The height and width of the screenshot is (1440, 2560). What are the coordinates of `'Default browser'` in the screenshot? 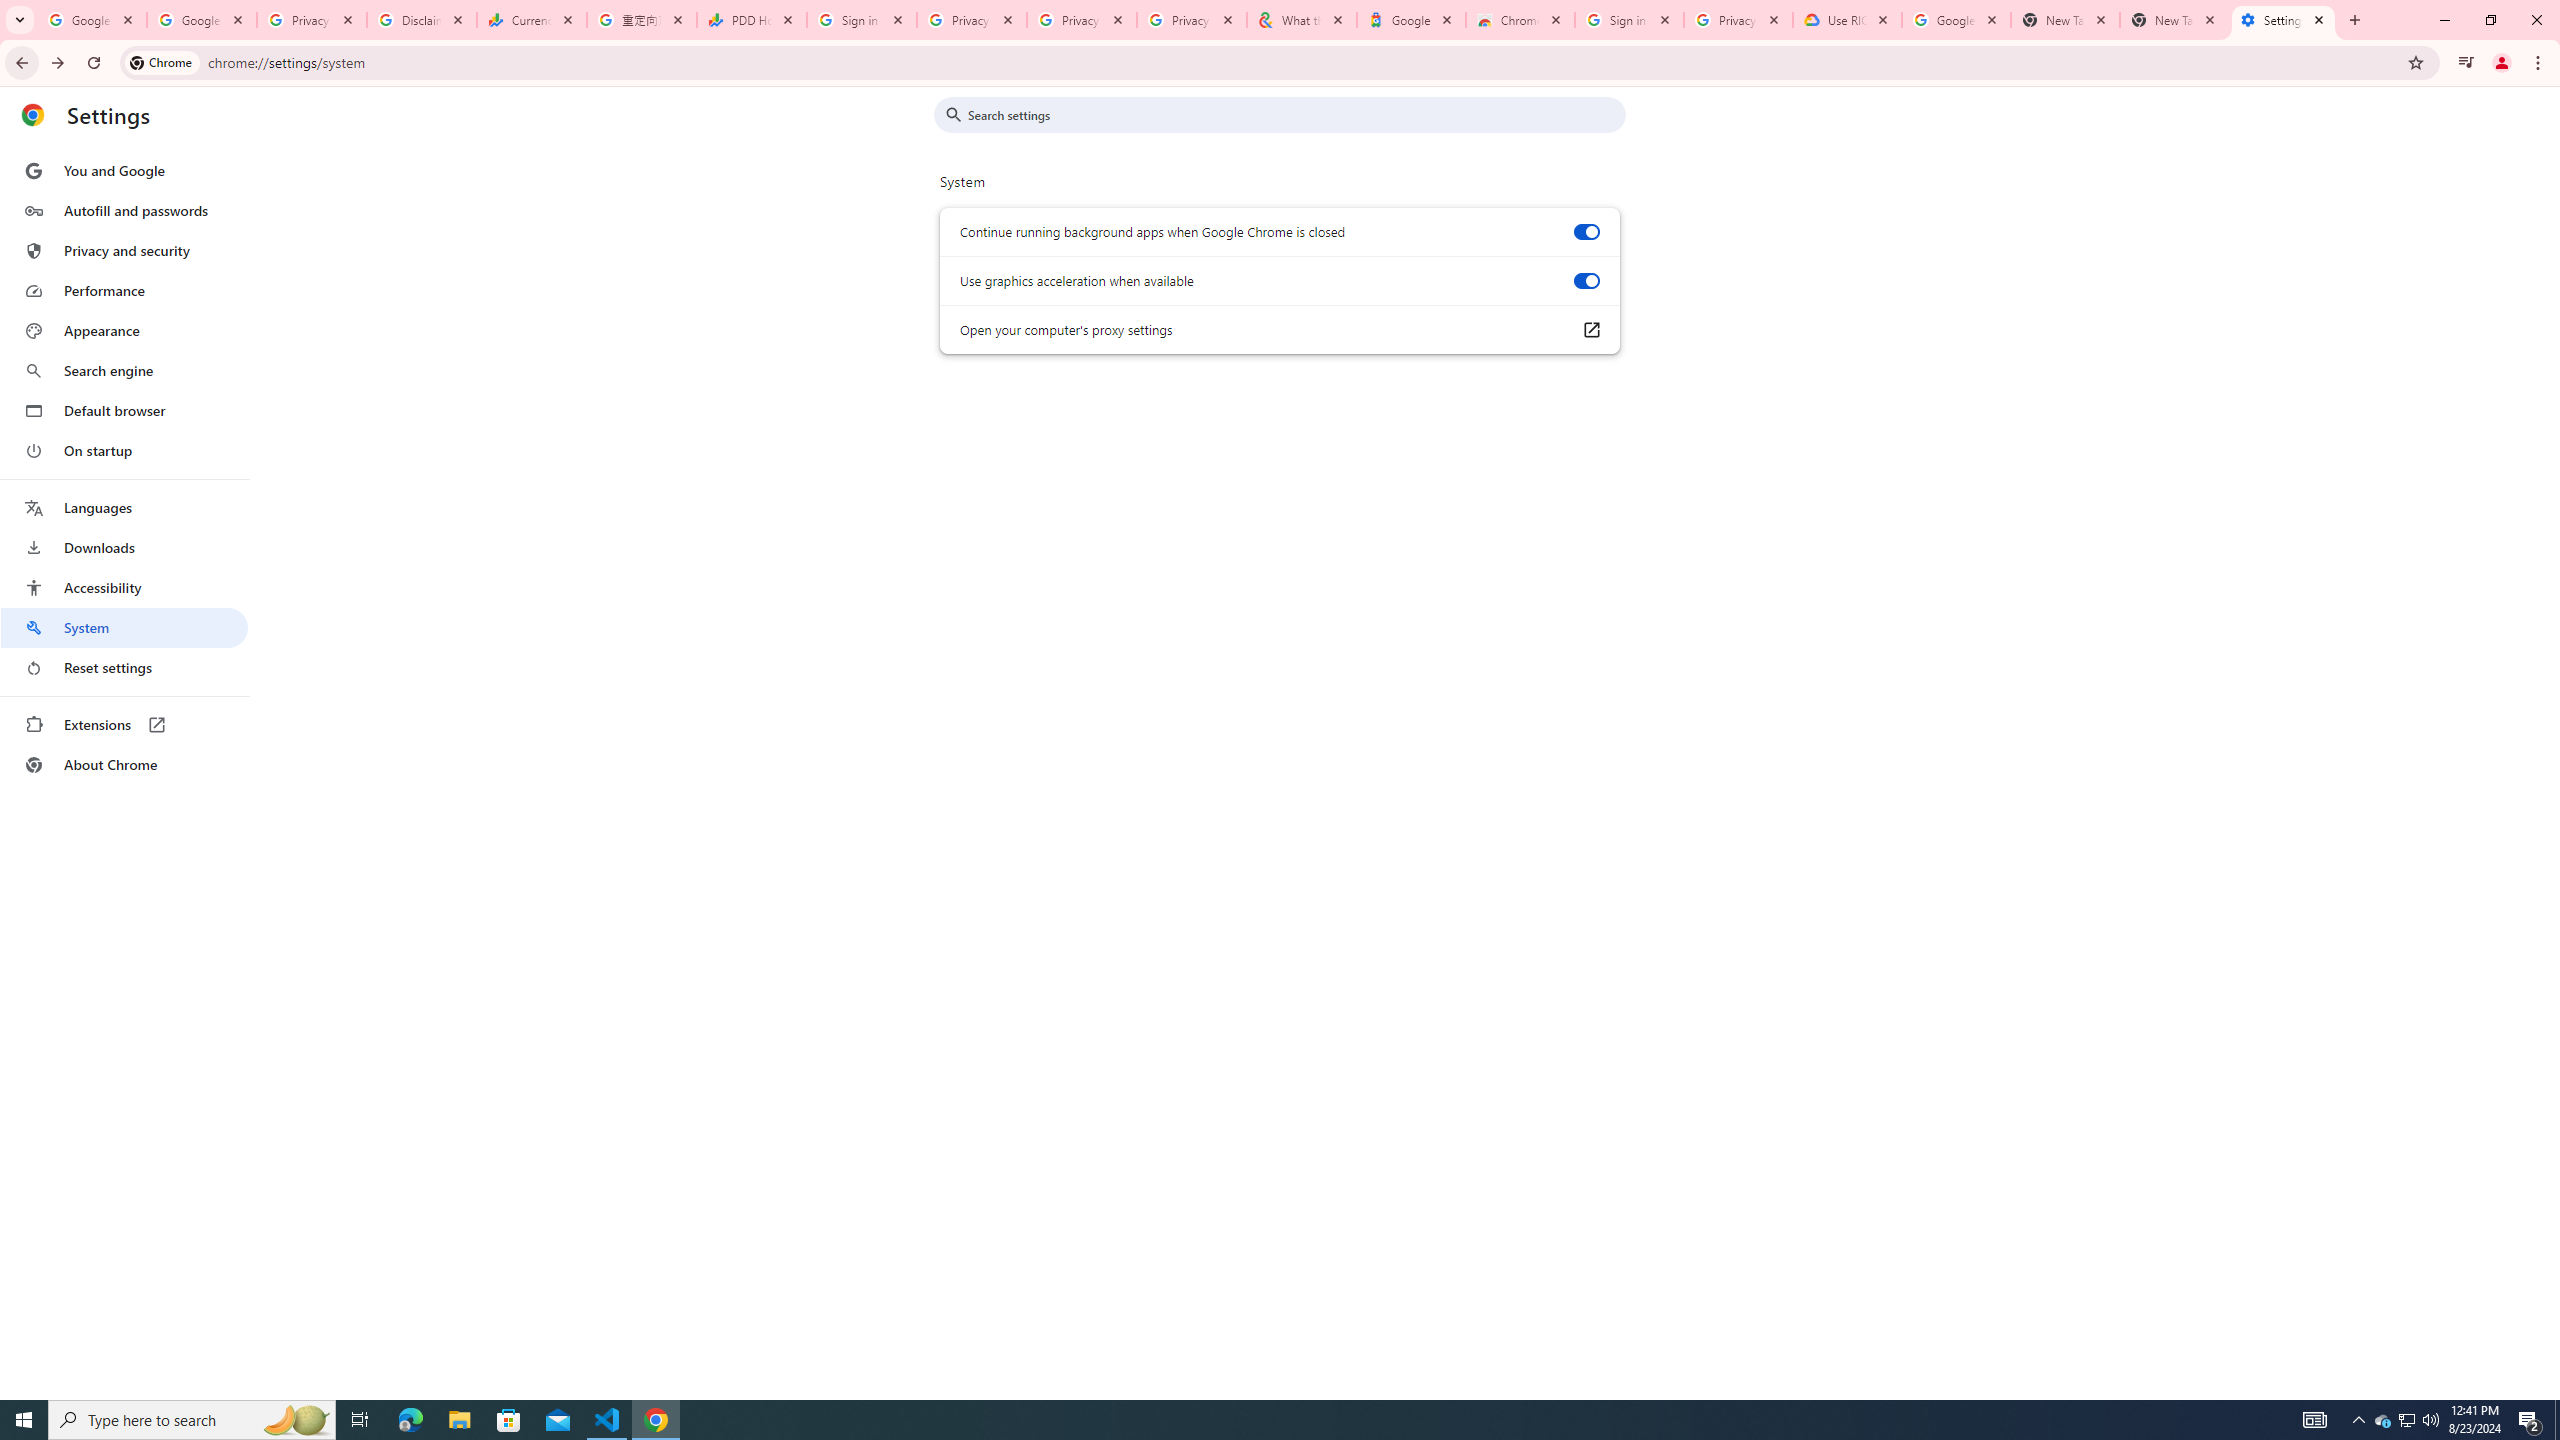 It's located at (123, 410).